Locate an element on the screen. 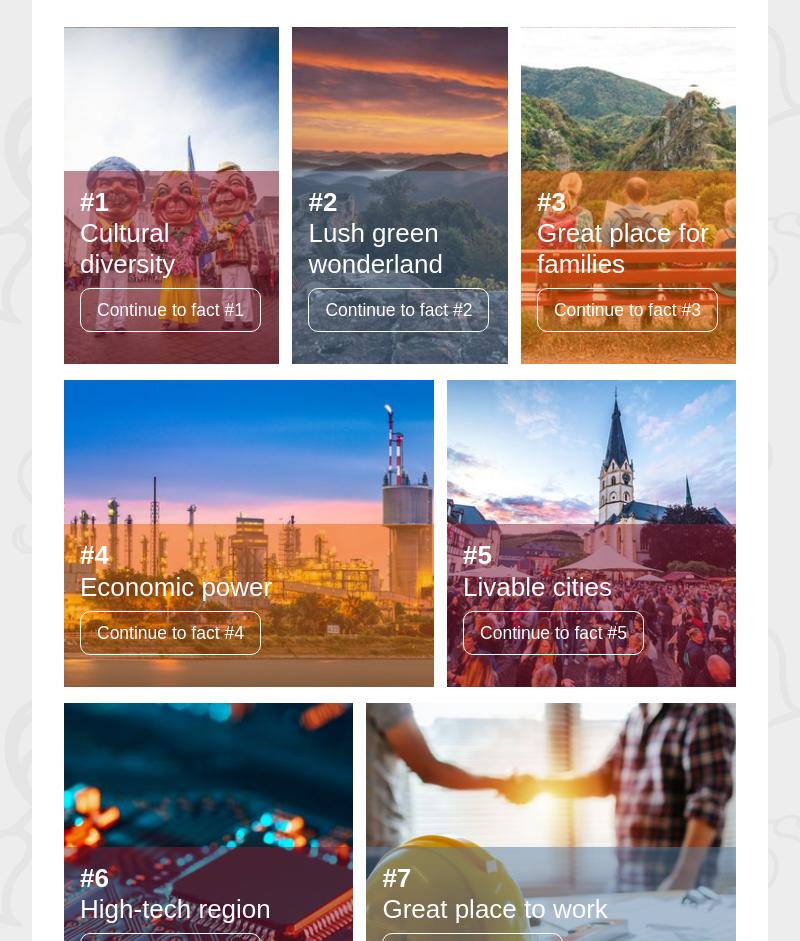 This screenshot has height=941, width=800. 'Cultural diversity' is located at coordinates (80, 246).